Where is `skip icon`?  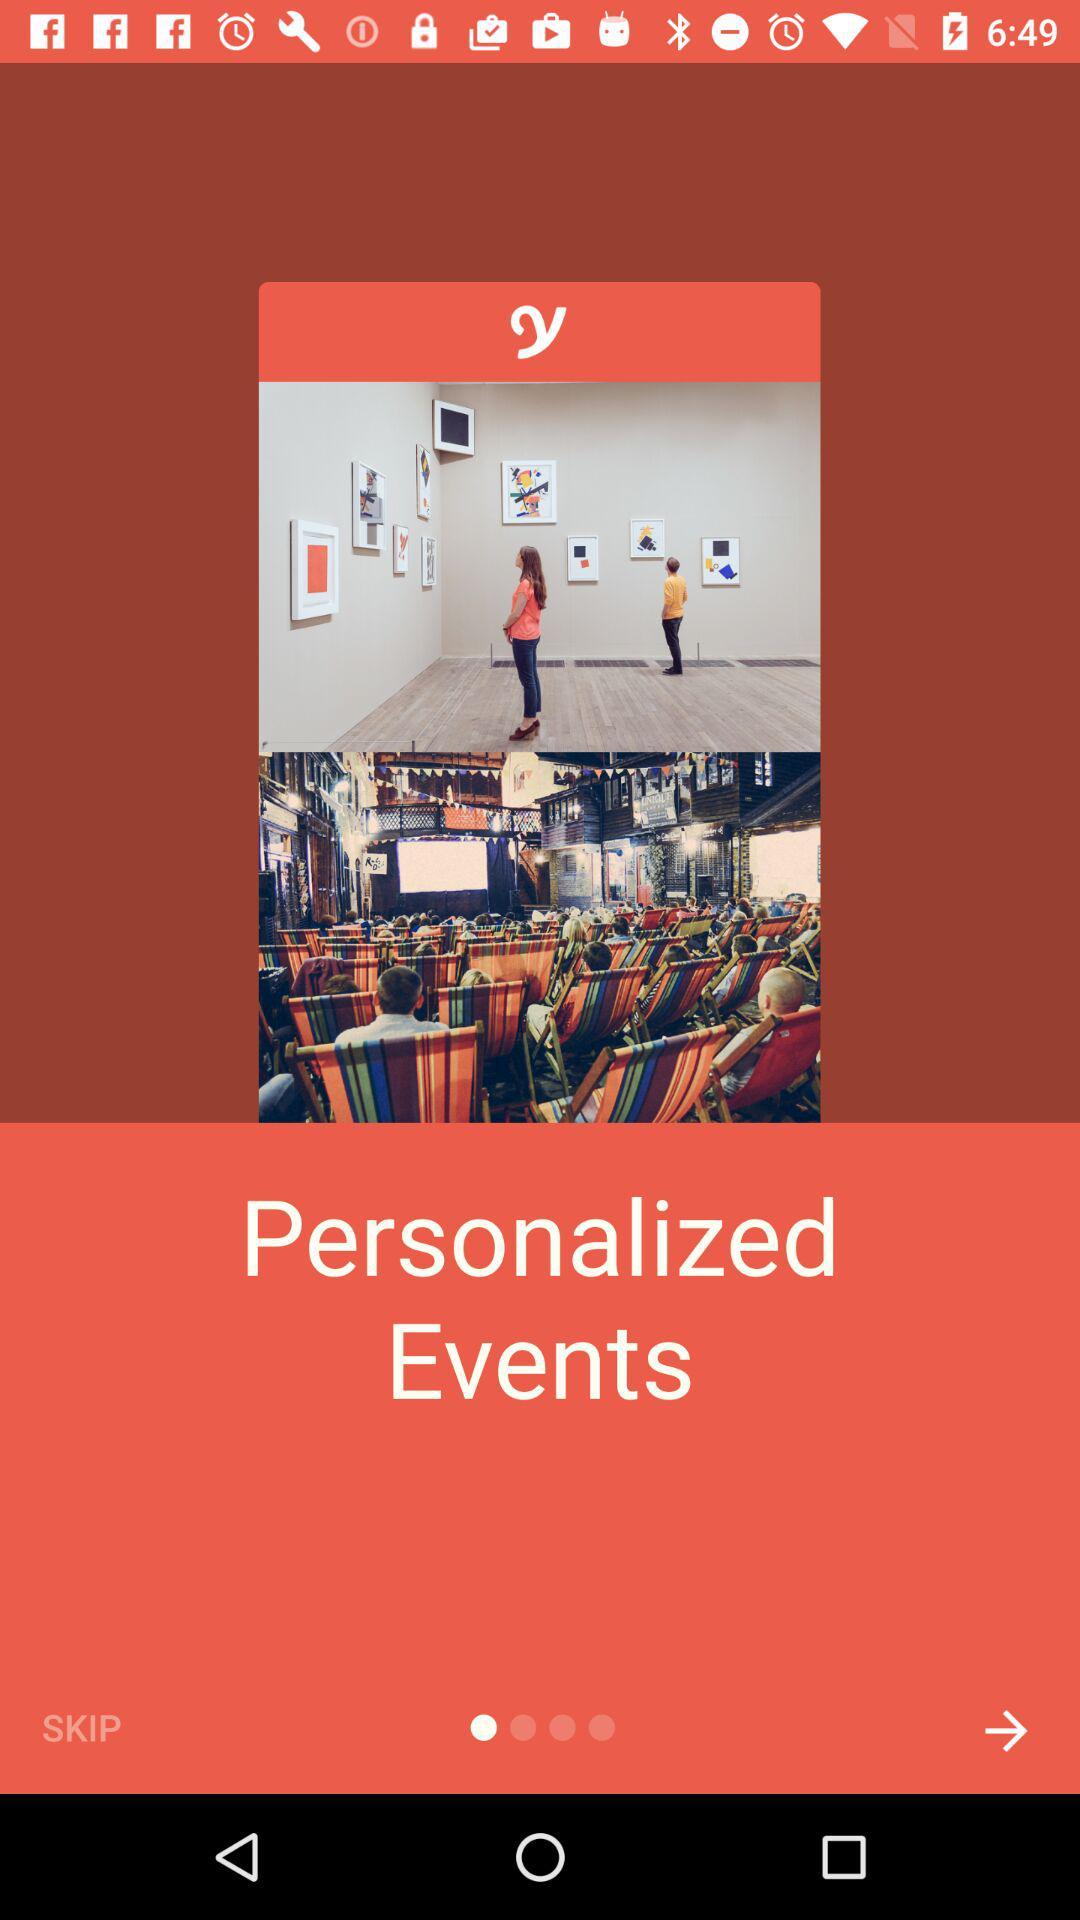 skip icon is located at coordinates (115, 1726).